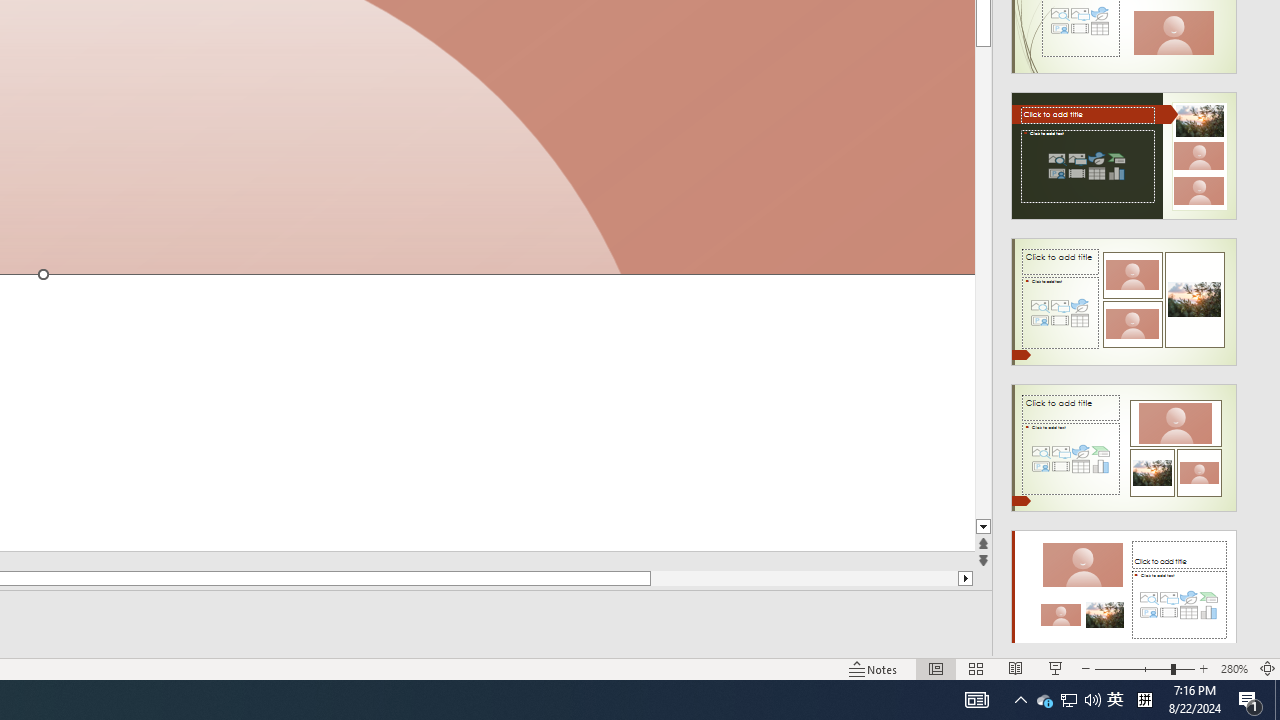 This screenshot has width=1280, height=720. I want to click on 'Normal', so click(935, 669).